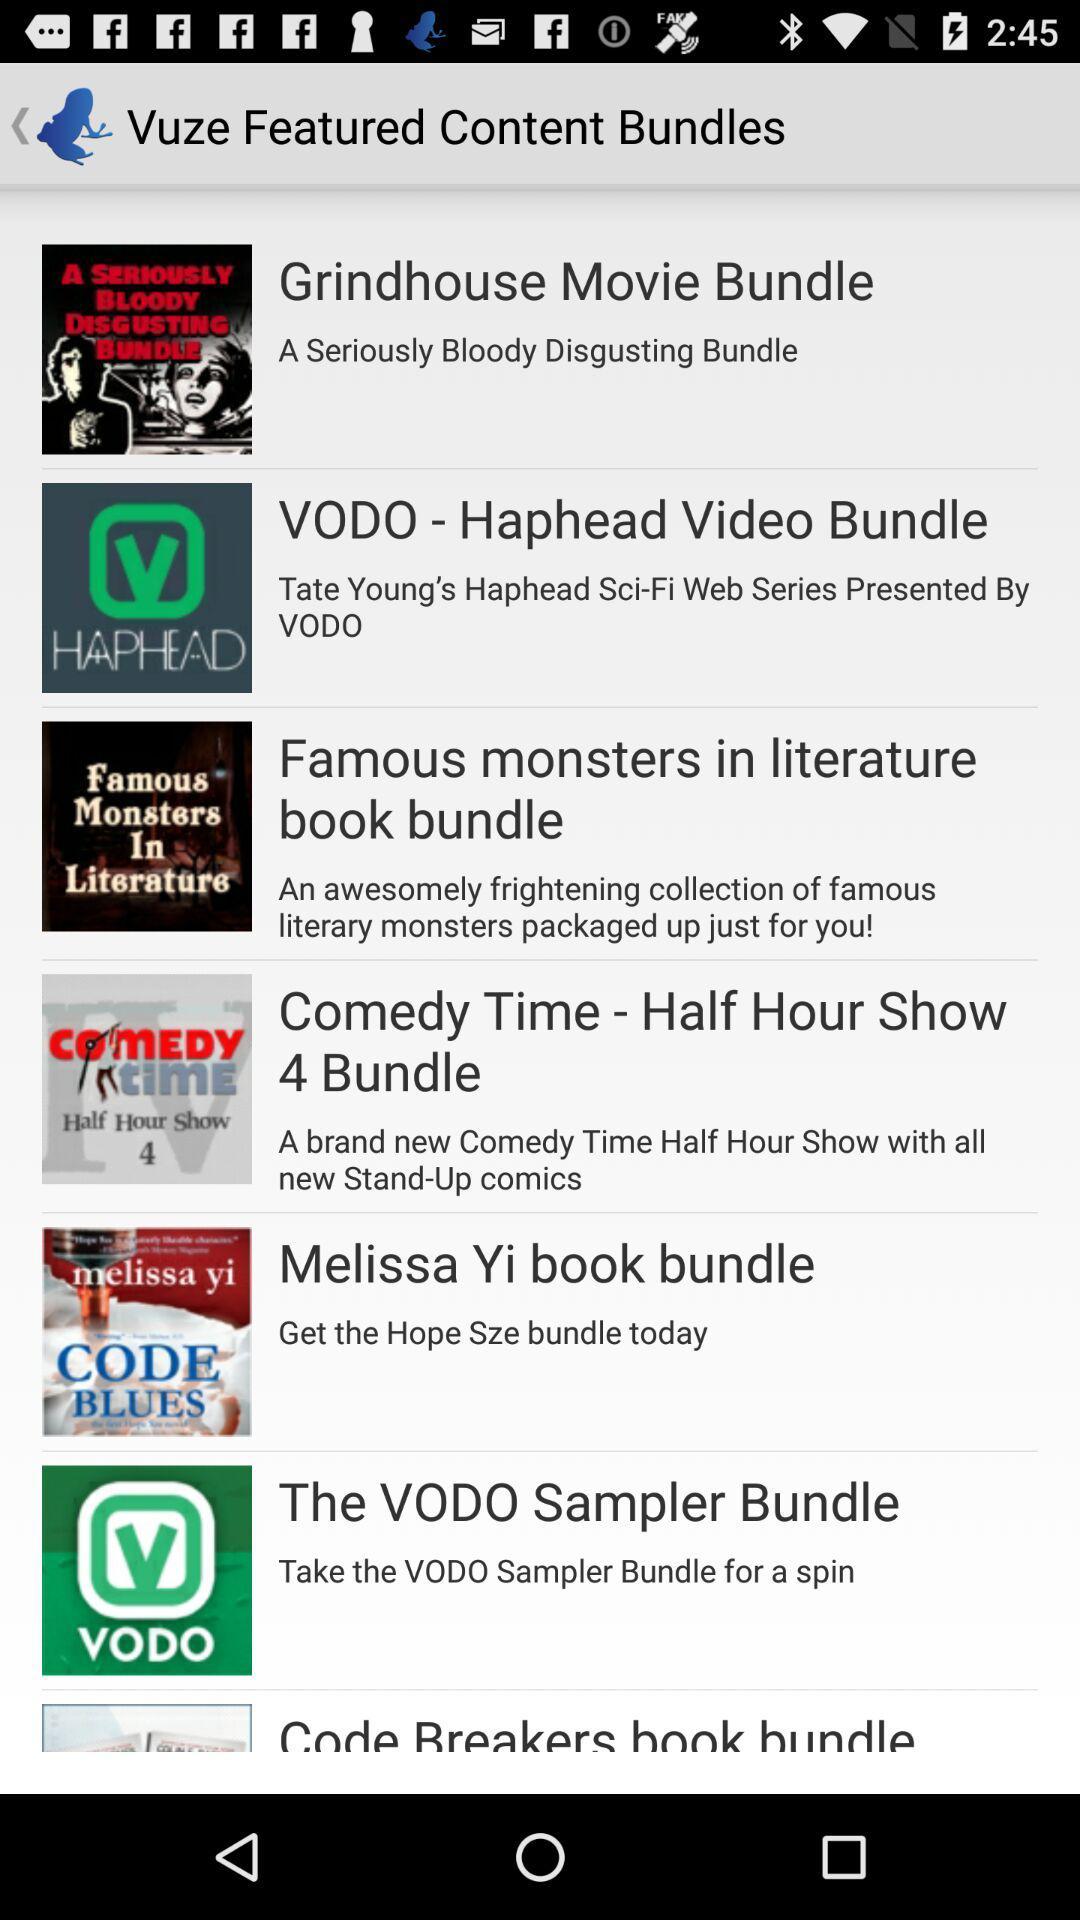 The image size is (1080, 1920). What do you see at coordinates (537, 342) in the screenshot?
I see `the a seriously bloody app` at bounding box center [537, 342].